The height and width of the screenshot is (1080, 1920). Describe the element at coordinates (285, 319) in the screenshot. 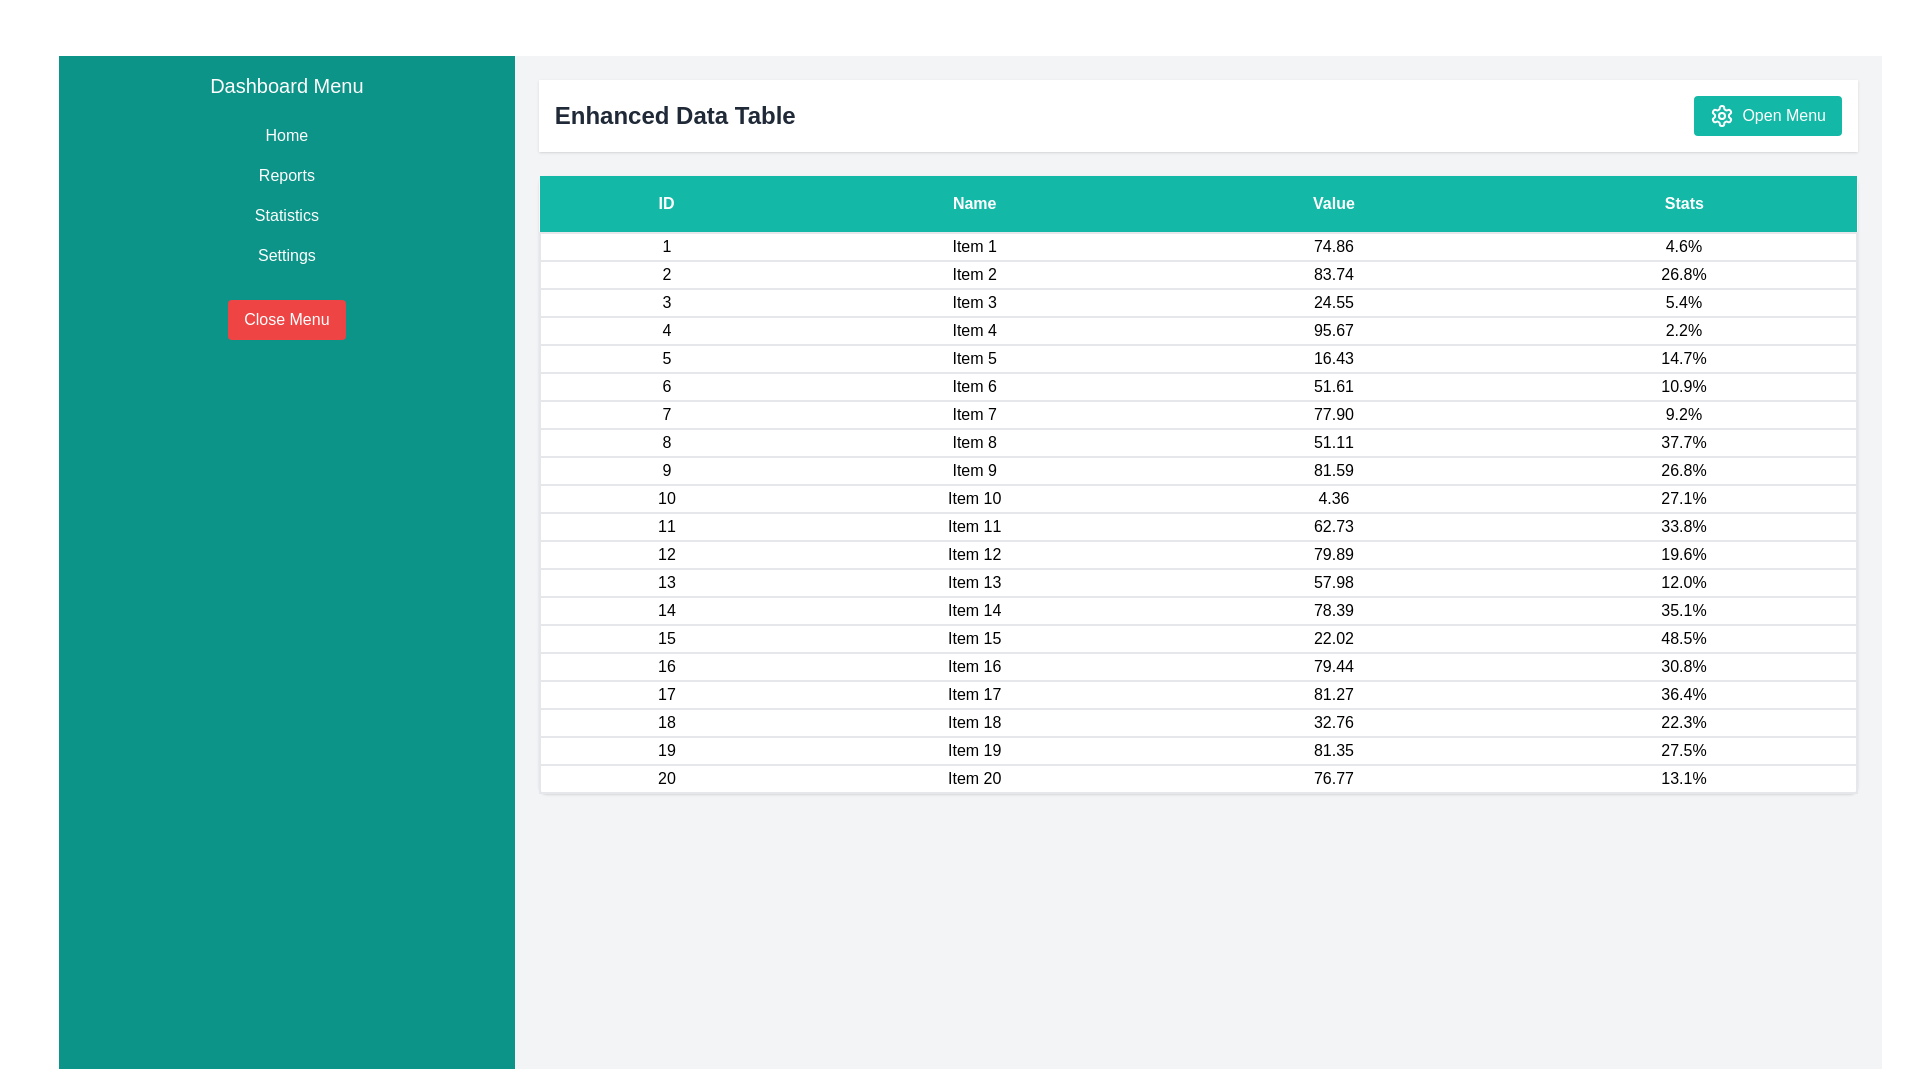

I see `the 'Close Menu' button to hide the sidebar` at that location.